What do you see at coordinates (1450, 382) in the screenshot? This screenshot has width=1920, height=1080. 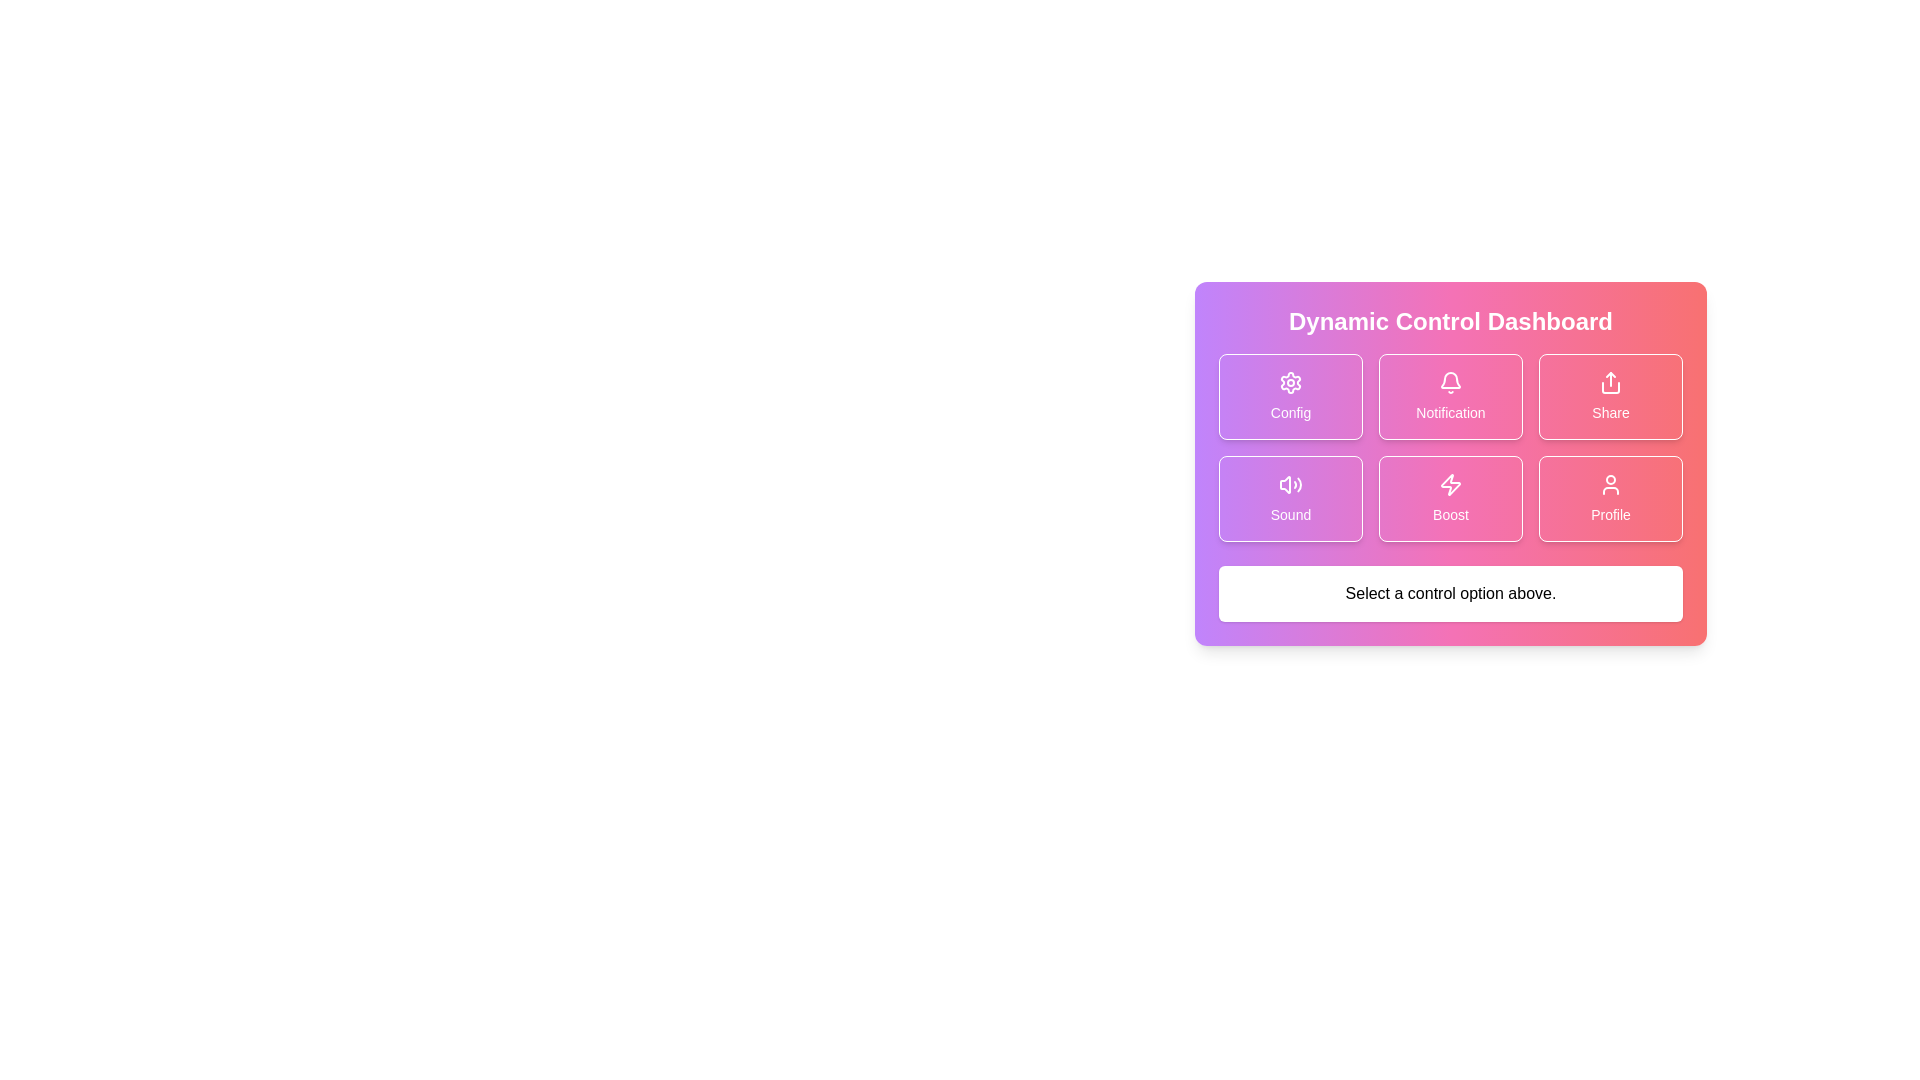 I see `the notification icon located at the upper center part of the 'Notification' button on the Dynamic Control Dashboard` at bounding box center [1450, 382].